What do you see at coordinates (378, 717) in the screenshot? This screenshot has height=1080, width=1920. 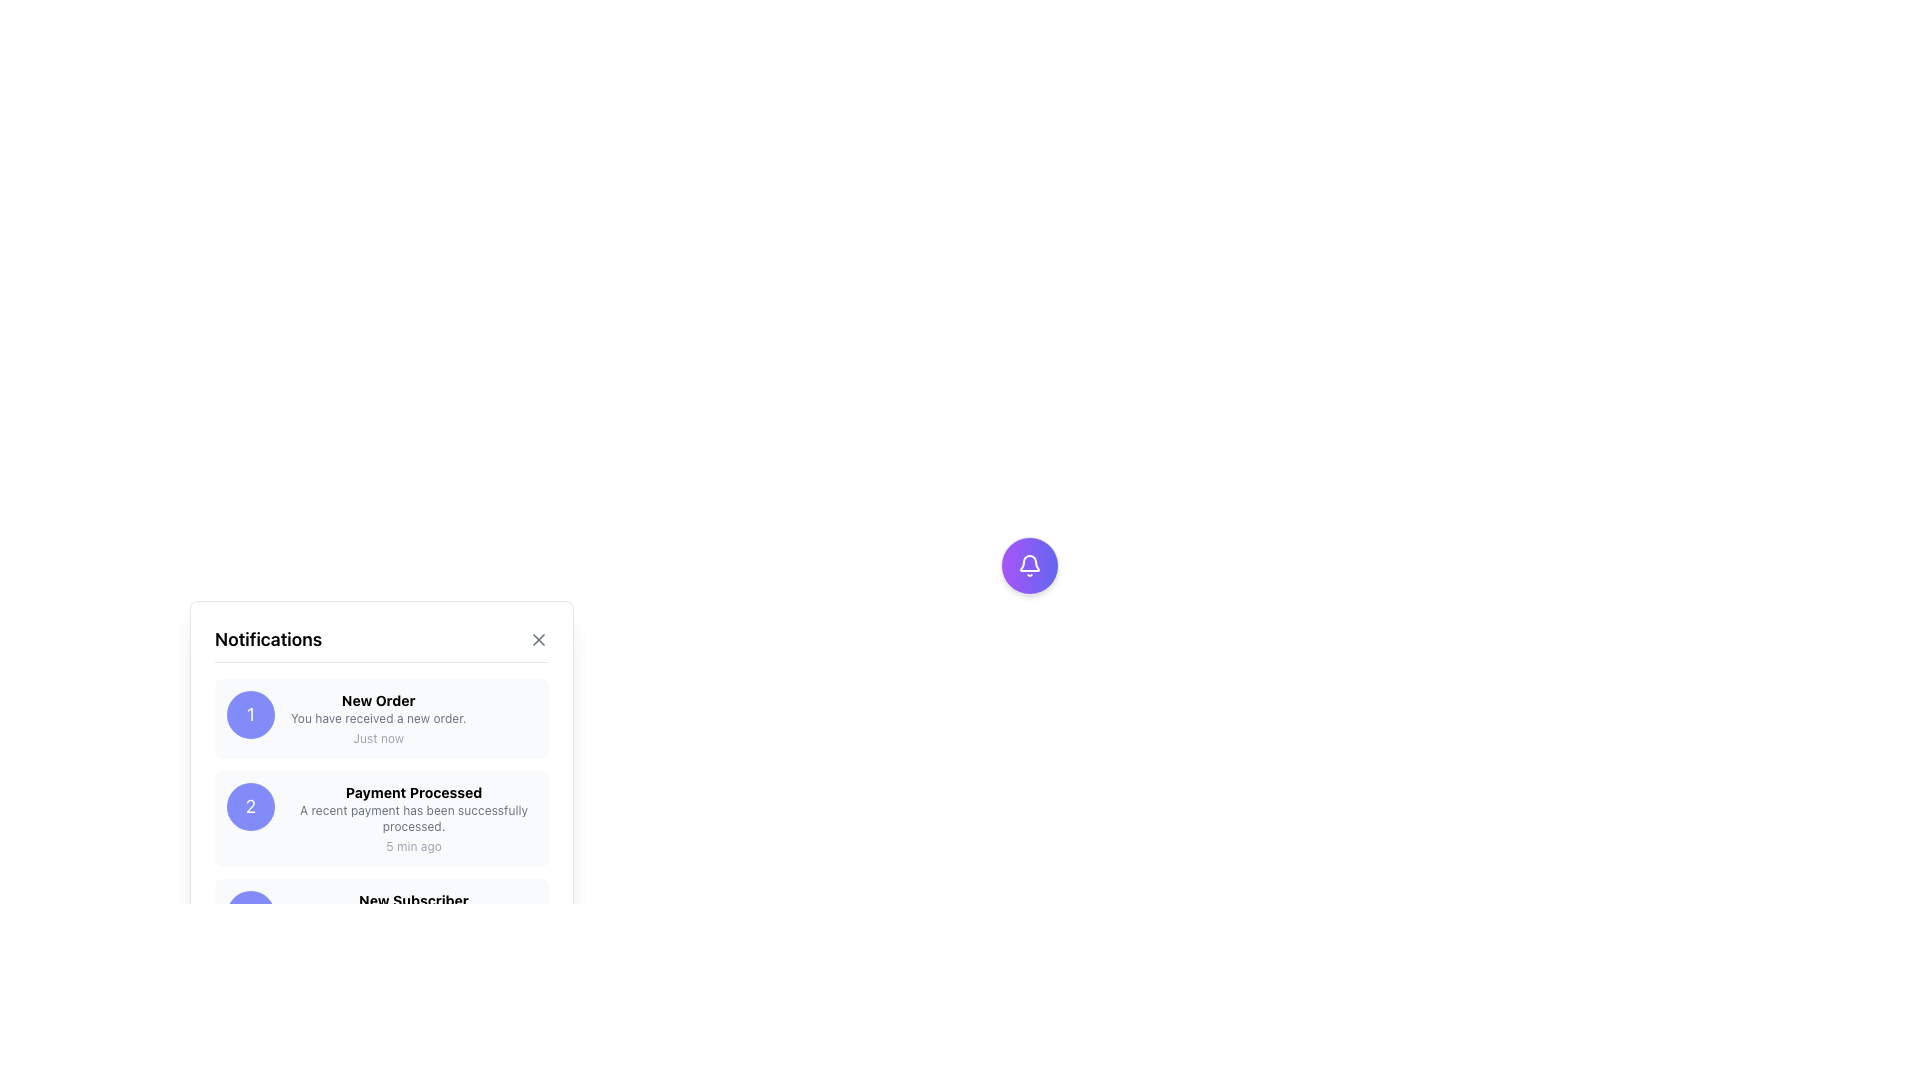 I see `the 'New Order' notification text block` at bounding box center [378, 717].